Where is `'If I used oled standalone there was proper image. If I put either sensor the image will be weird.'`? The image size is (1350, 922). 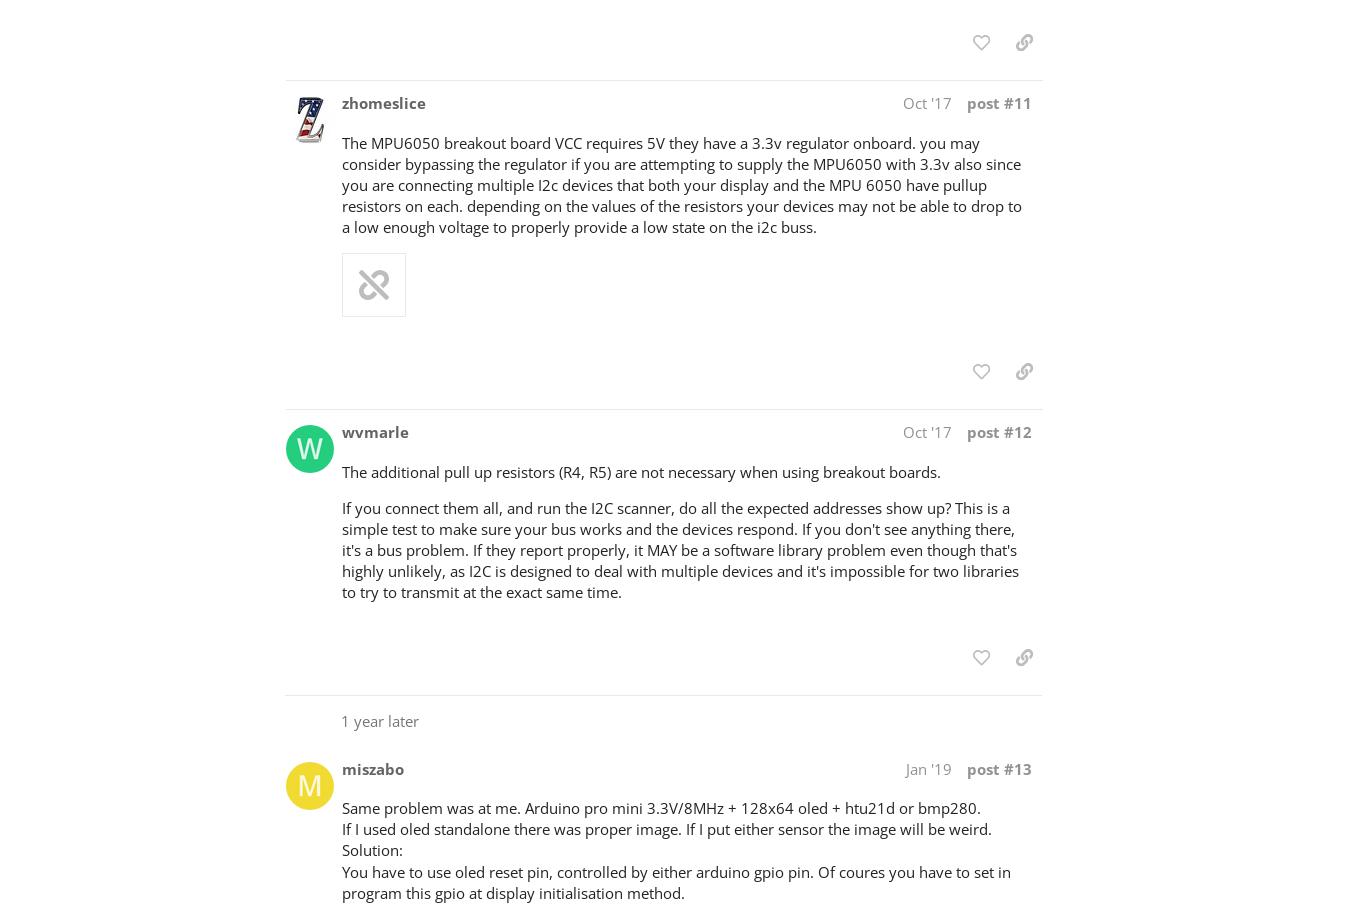
'If I used oled standalone there was proper image. If I put either sensor the image will be weird.' is located at coordinates (667, 827).